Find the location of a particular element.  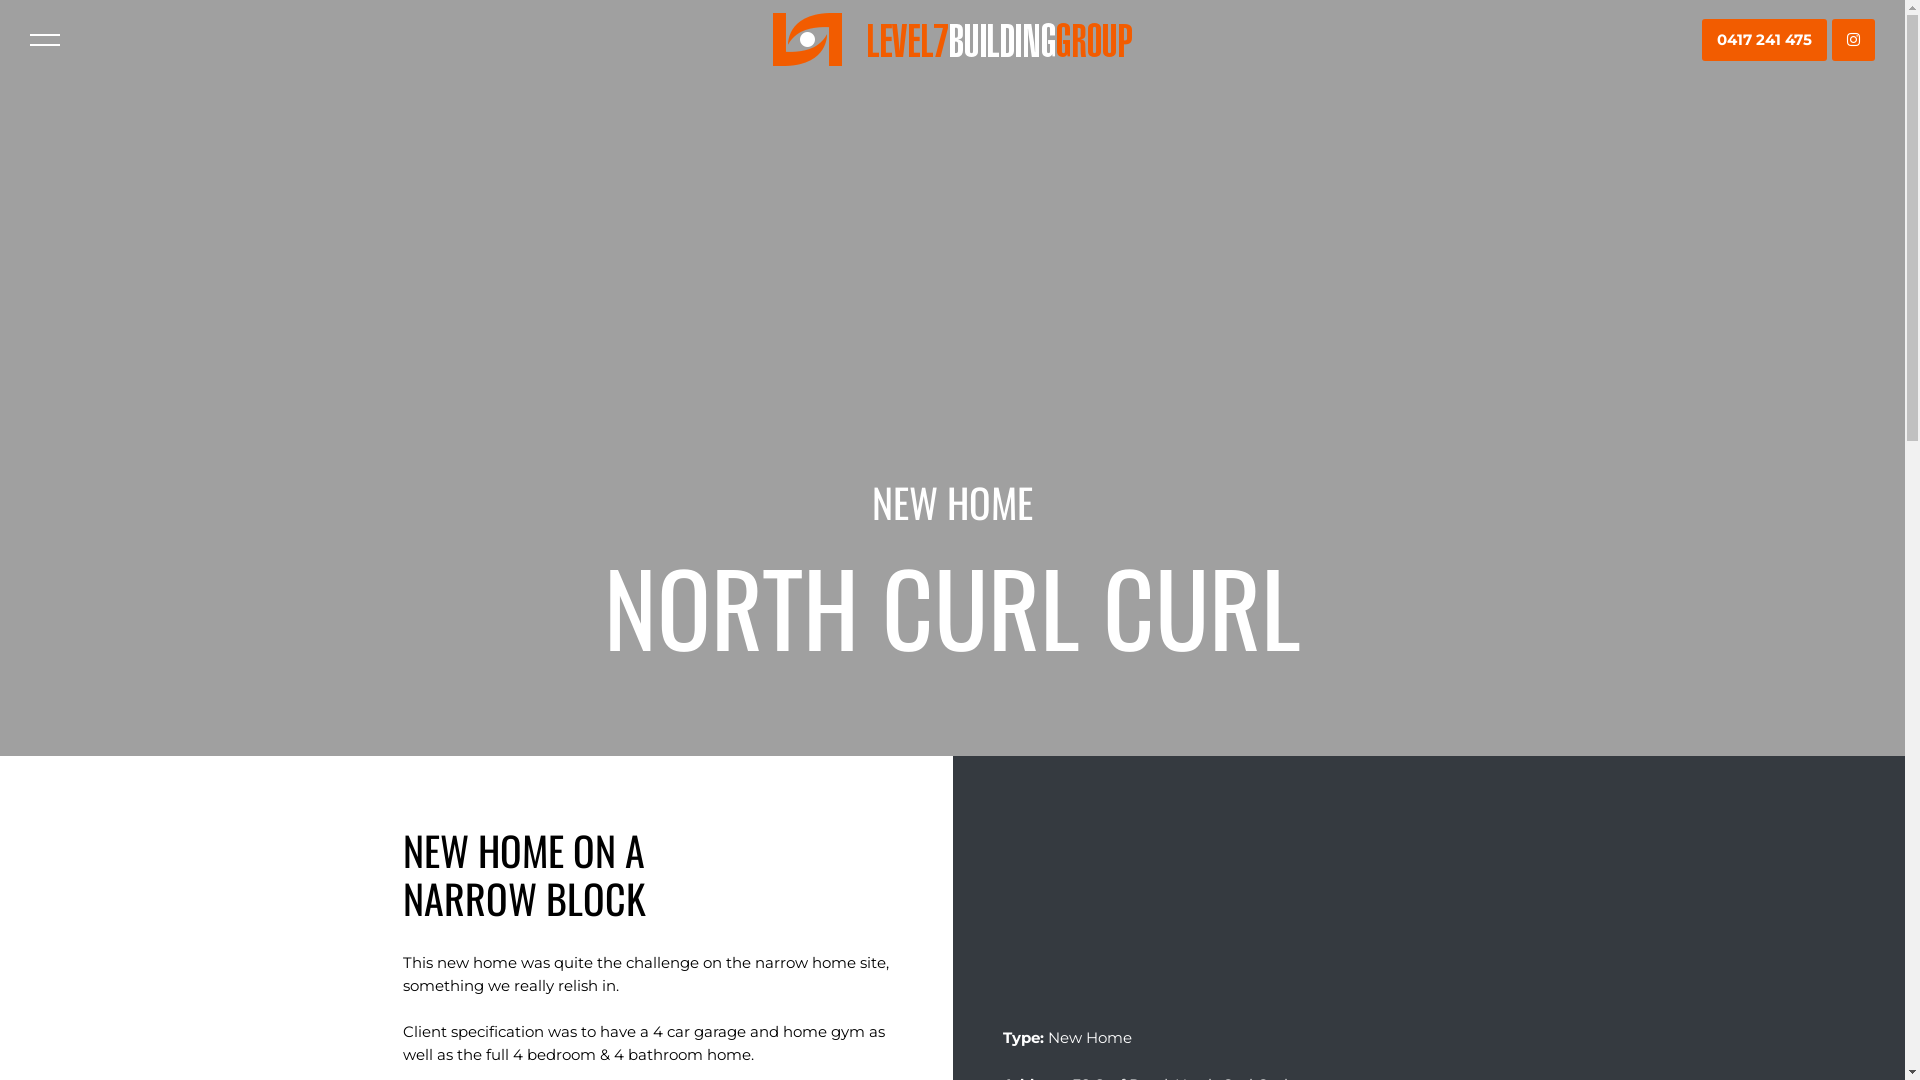

'0417 241 475' is located at coordinates (1764, 40).